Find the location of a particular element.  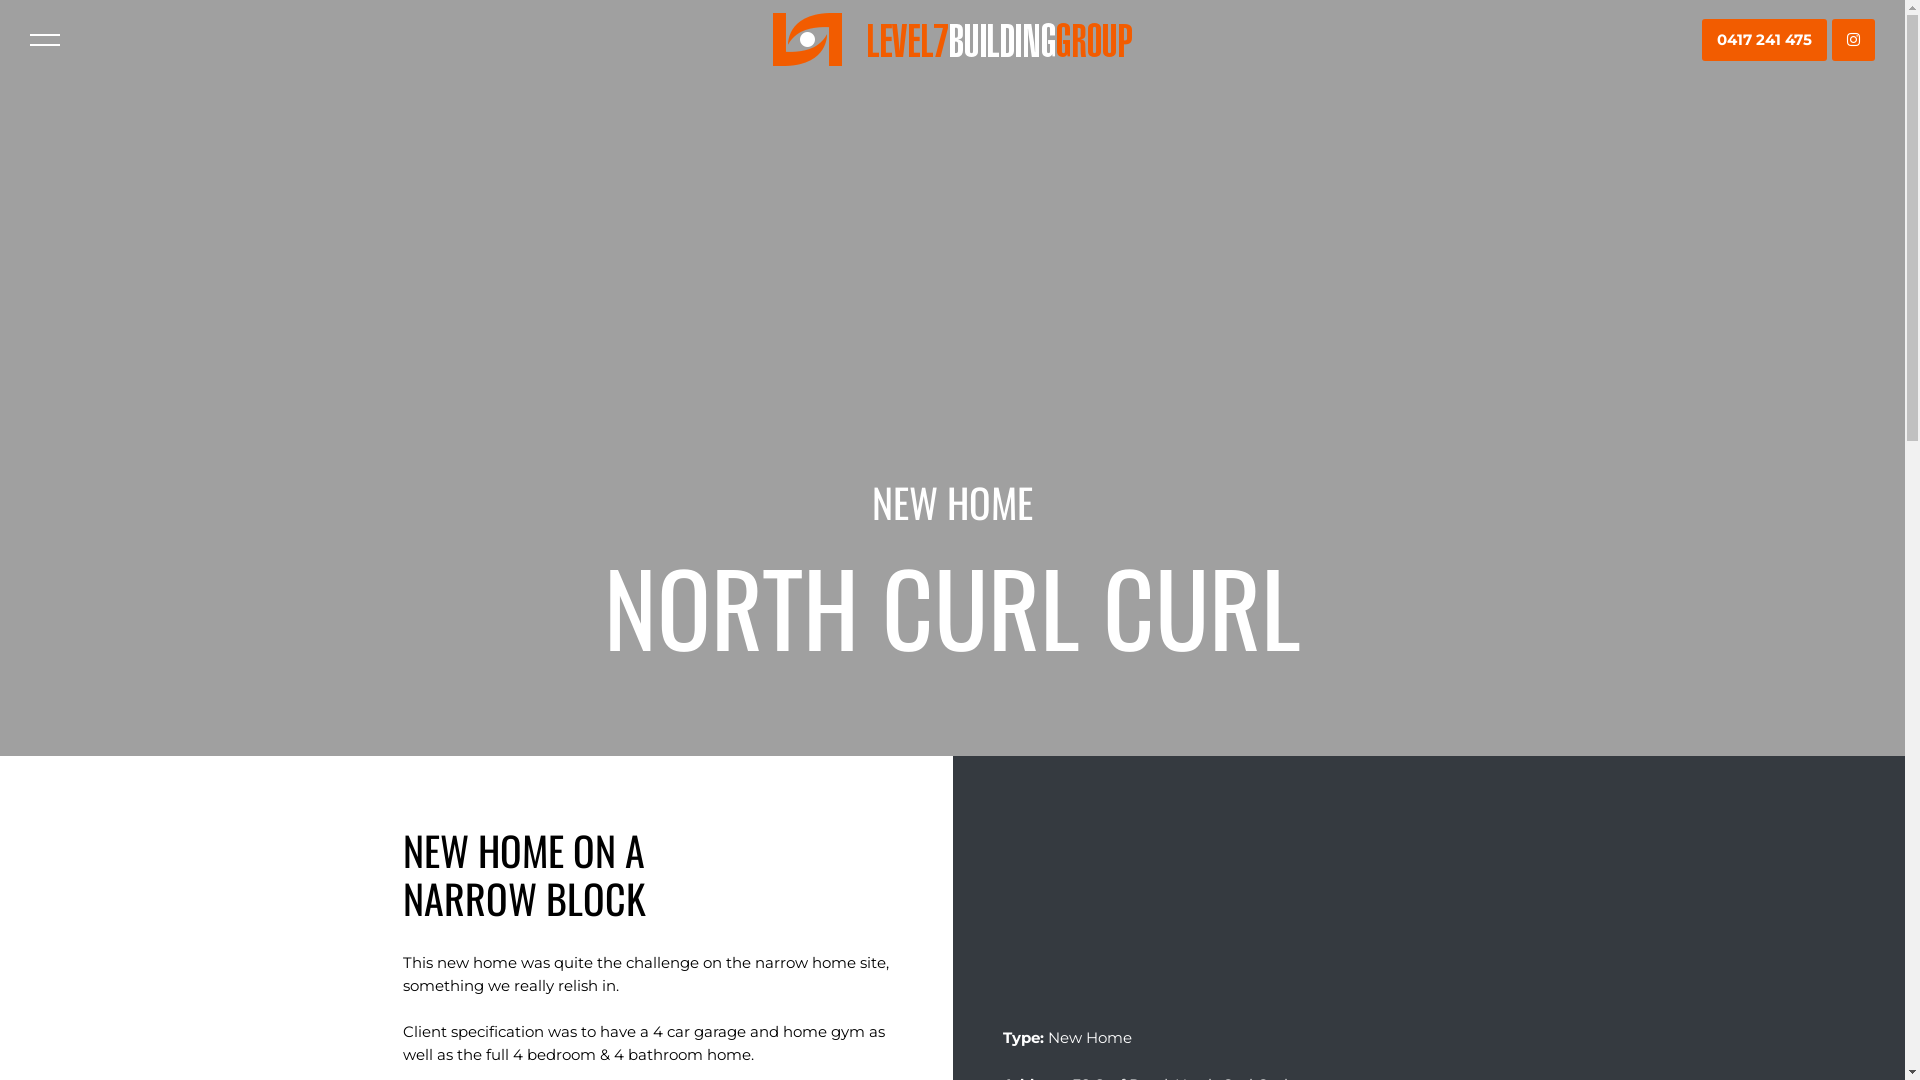

'0417 241 475' is located at coordinates (1764, 40).